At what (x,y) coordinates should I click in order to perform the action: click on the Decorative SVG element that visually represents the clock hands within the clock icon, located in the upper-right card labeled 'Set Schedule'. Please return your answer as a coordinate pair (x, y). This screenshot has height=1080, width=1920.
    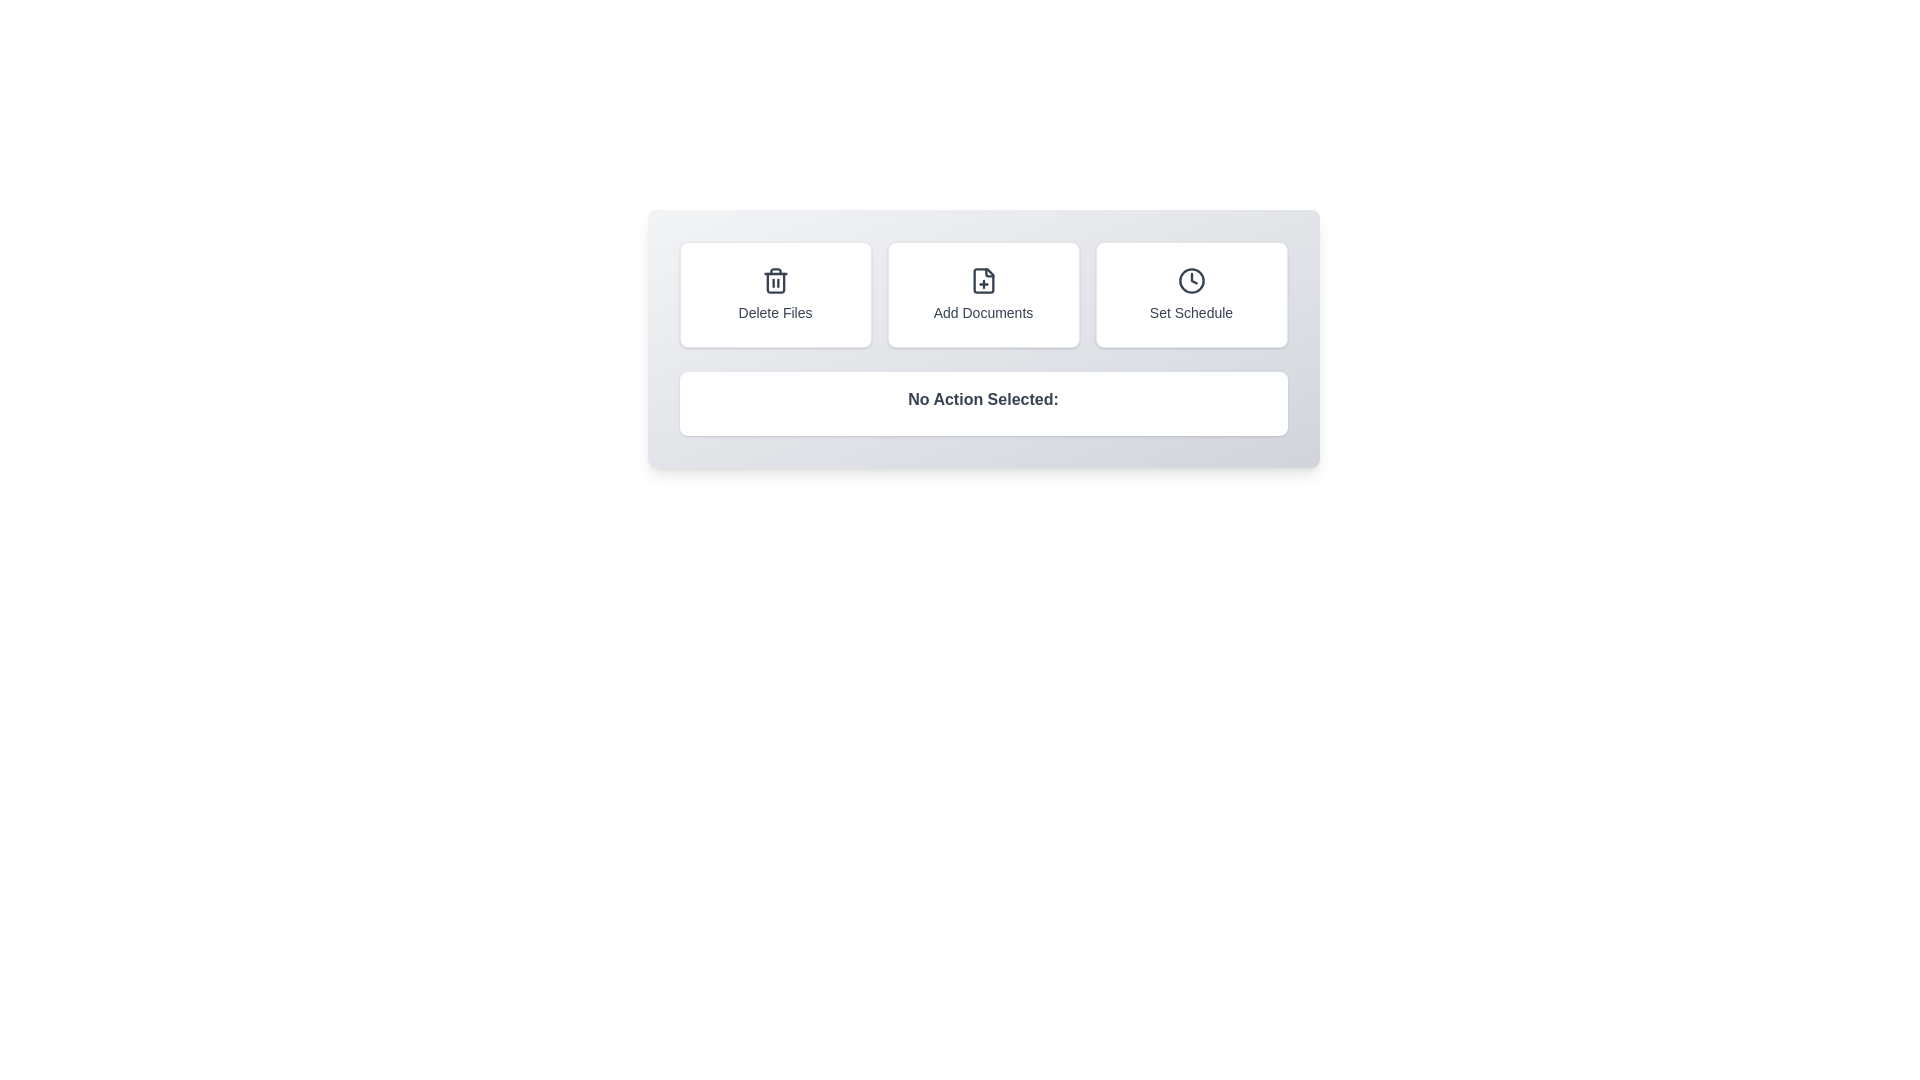
    Looking at the image, I should click on (1193, 278).